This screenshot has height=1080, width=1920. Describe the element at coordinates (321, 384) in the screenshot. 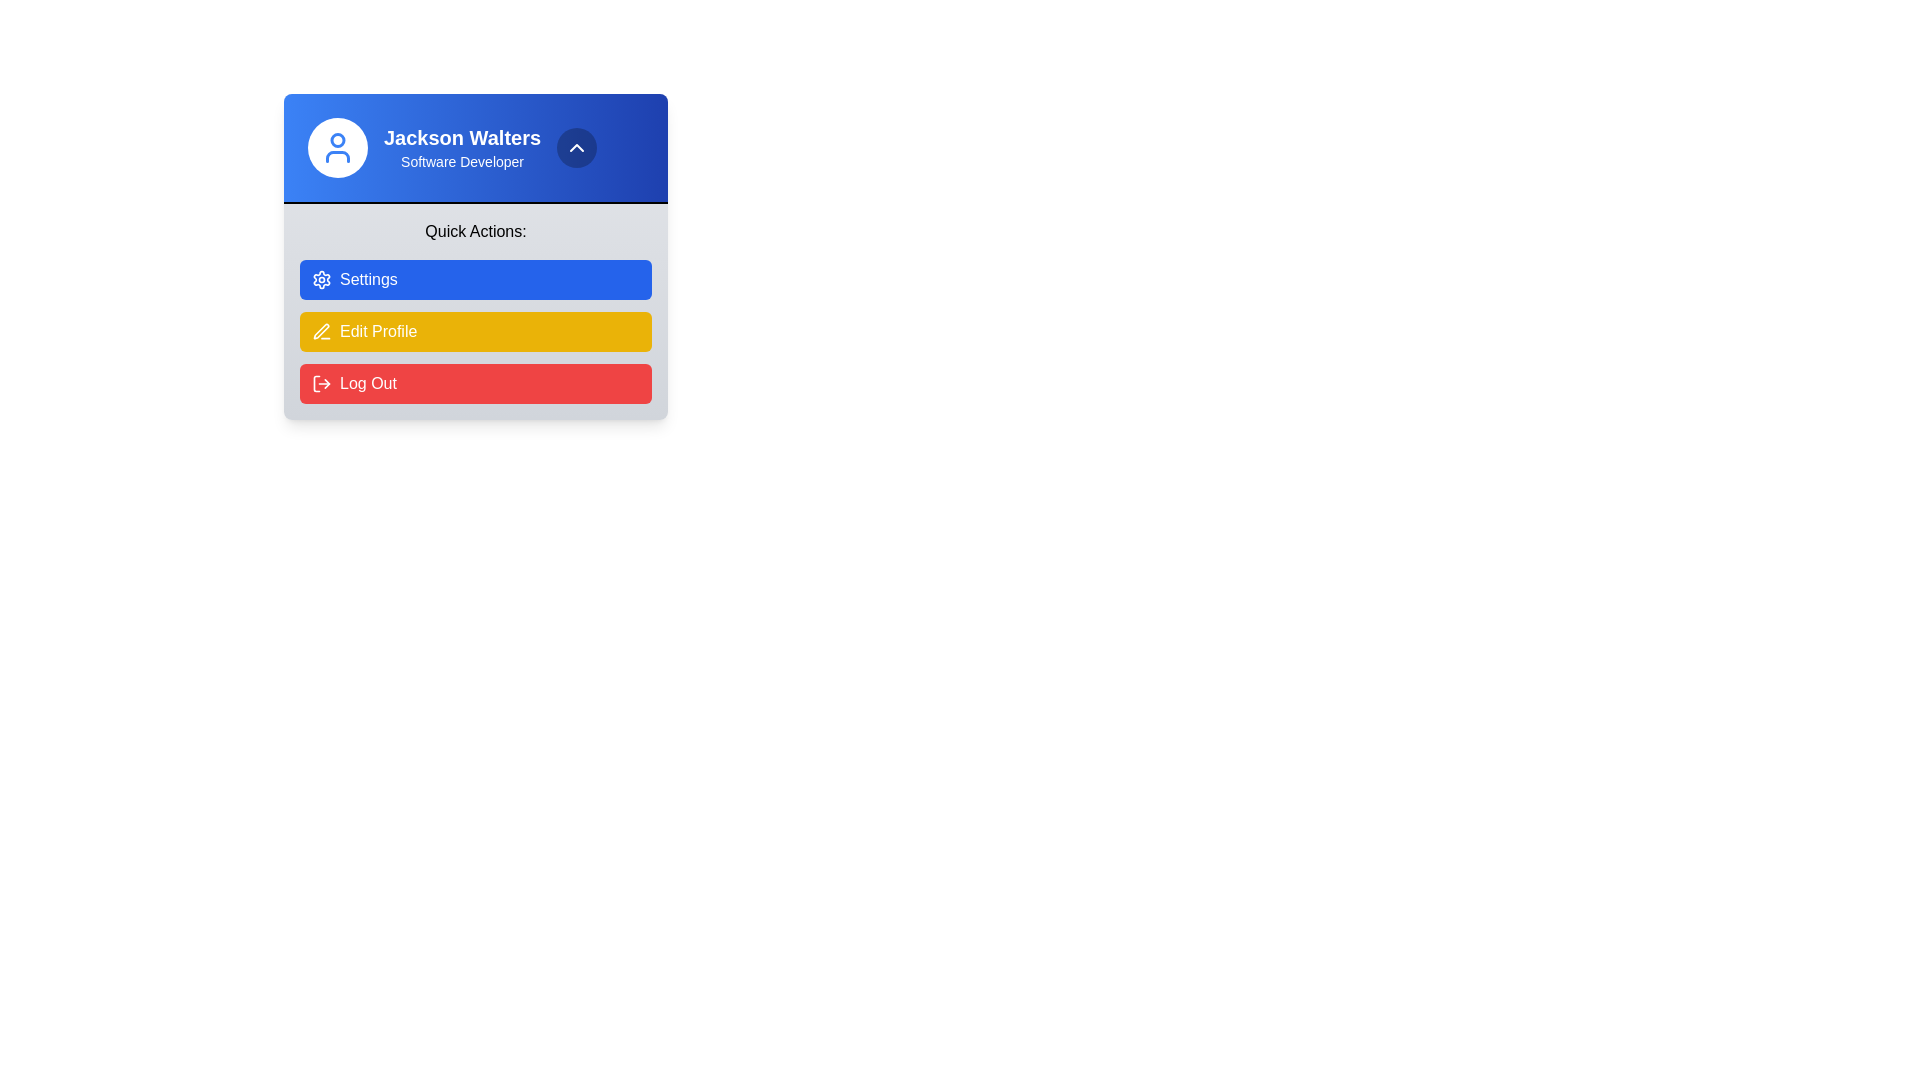

I see `the 'Log Out' button, which features a red logout arrow icon on its left side` at that location.